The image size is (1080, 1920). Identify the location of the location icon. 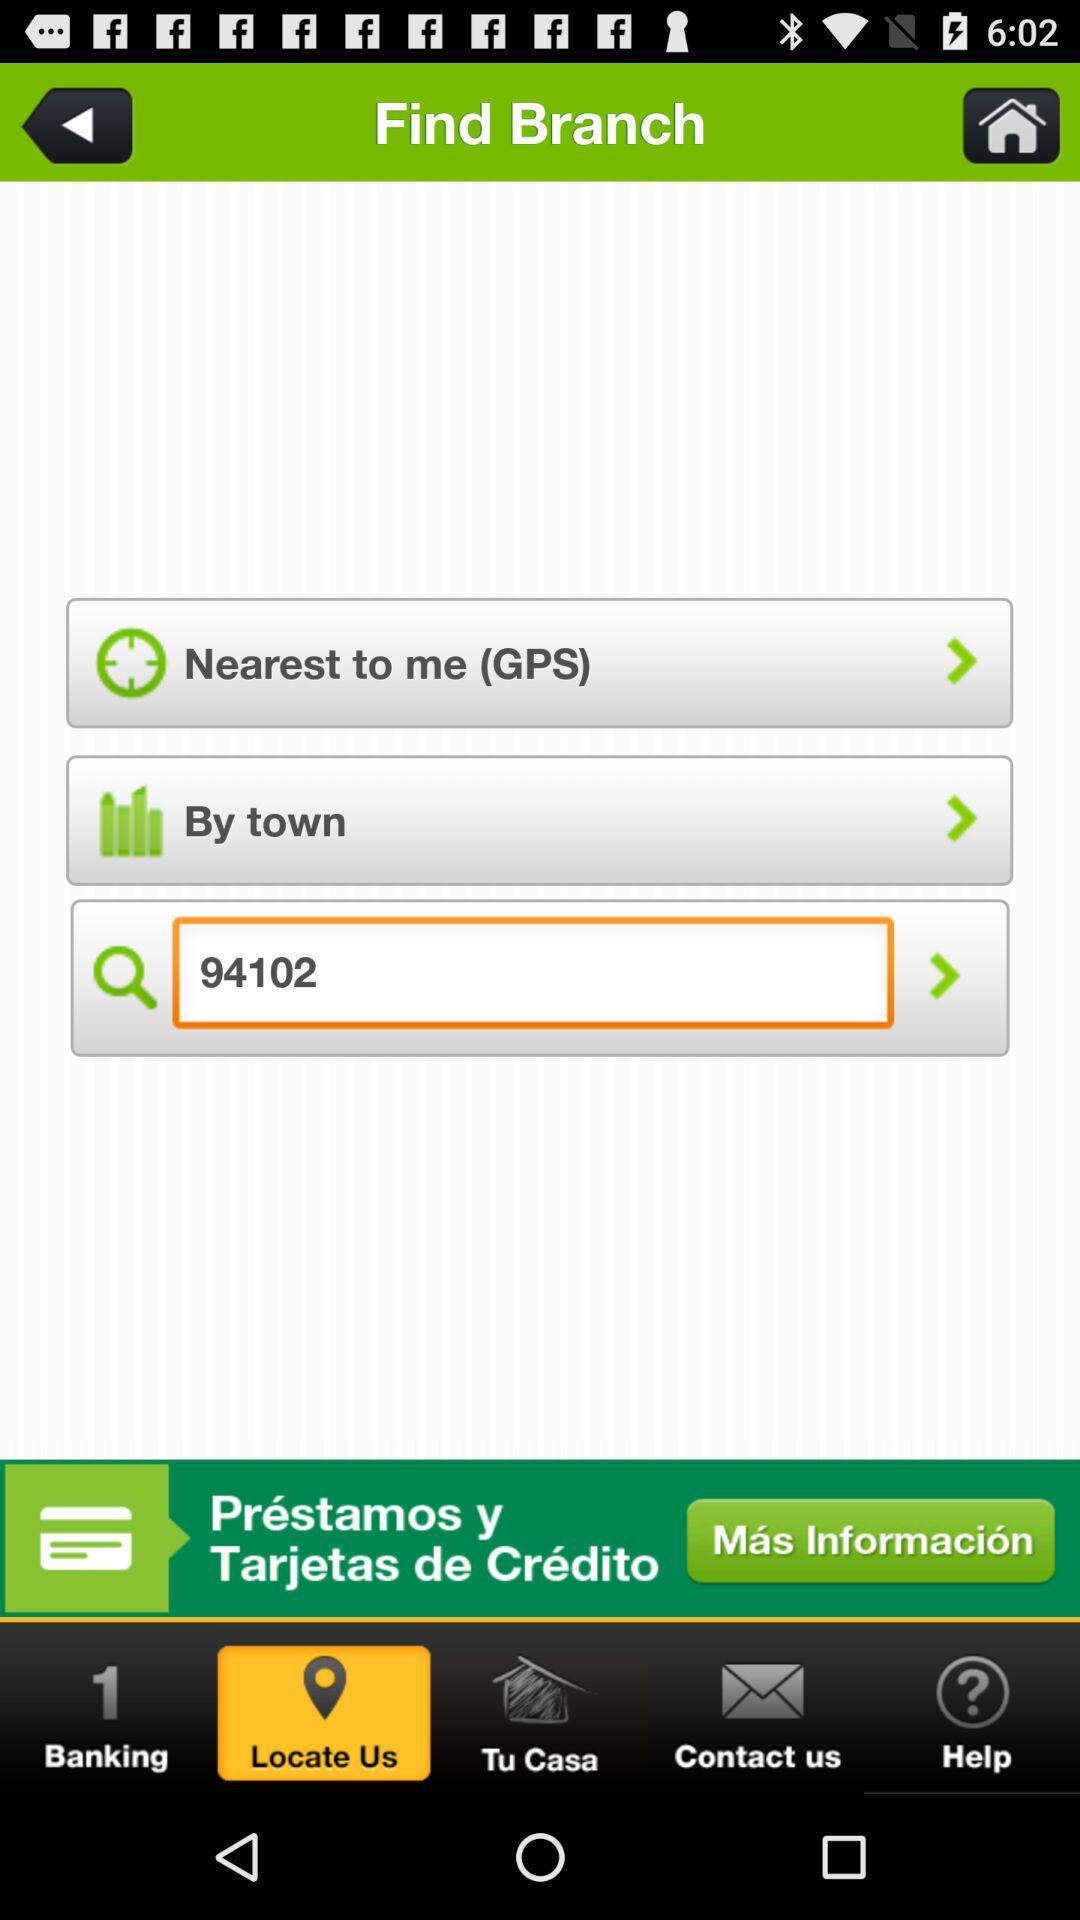
(323, 1828).